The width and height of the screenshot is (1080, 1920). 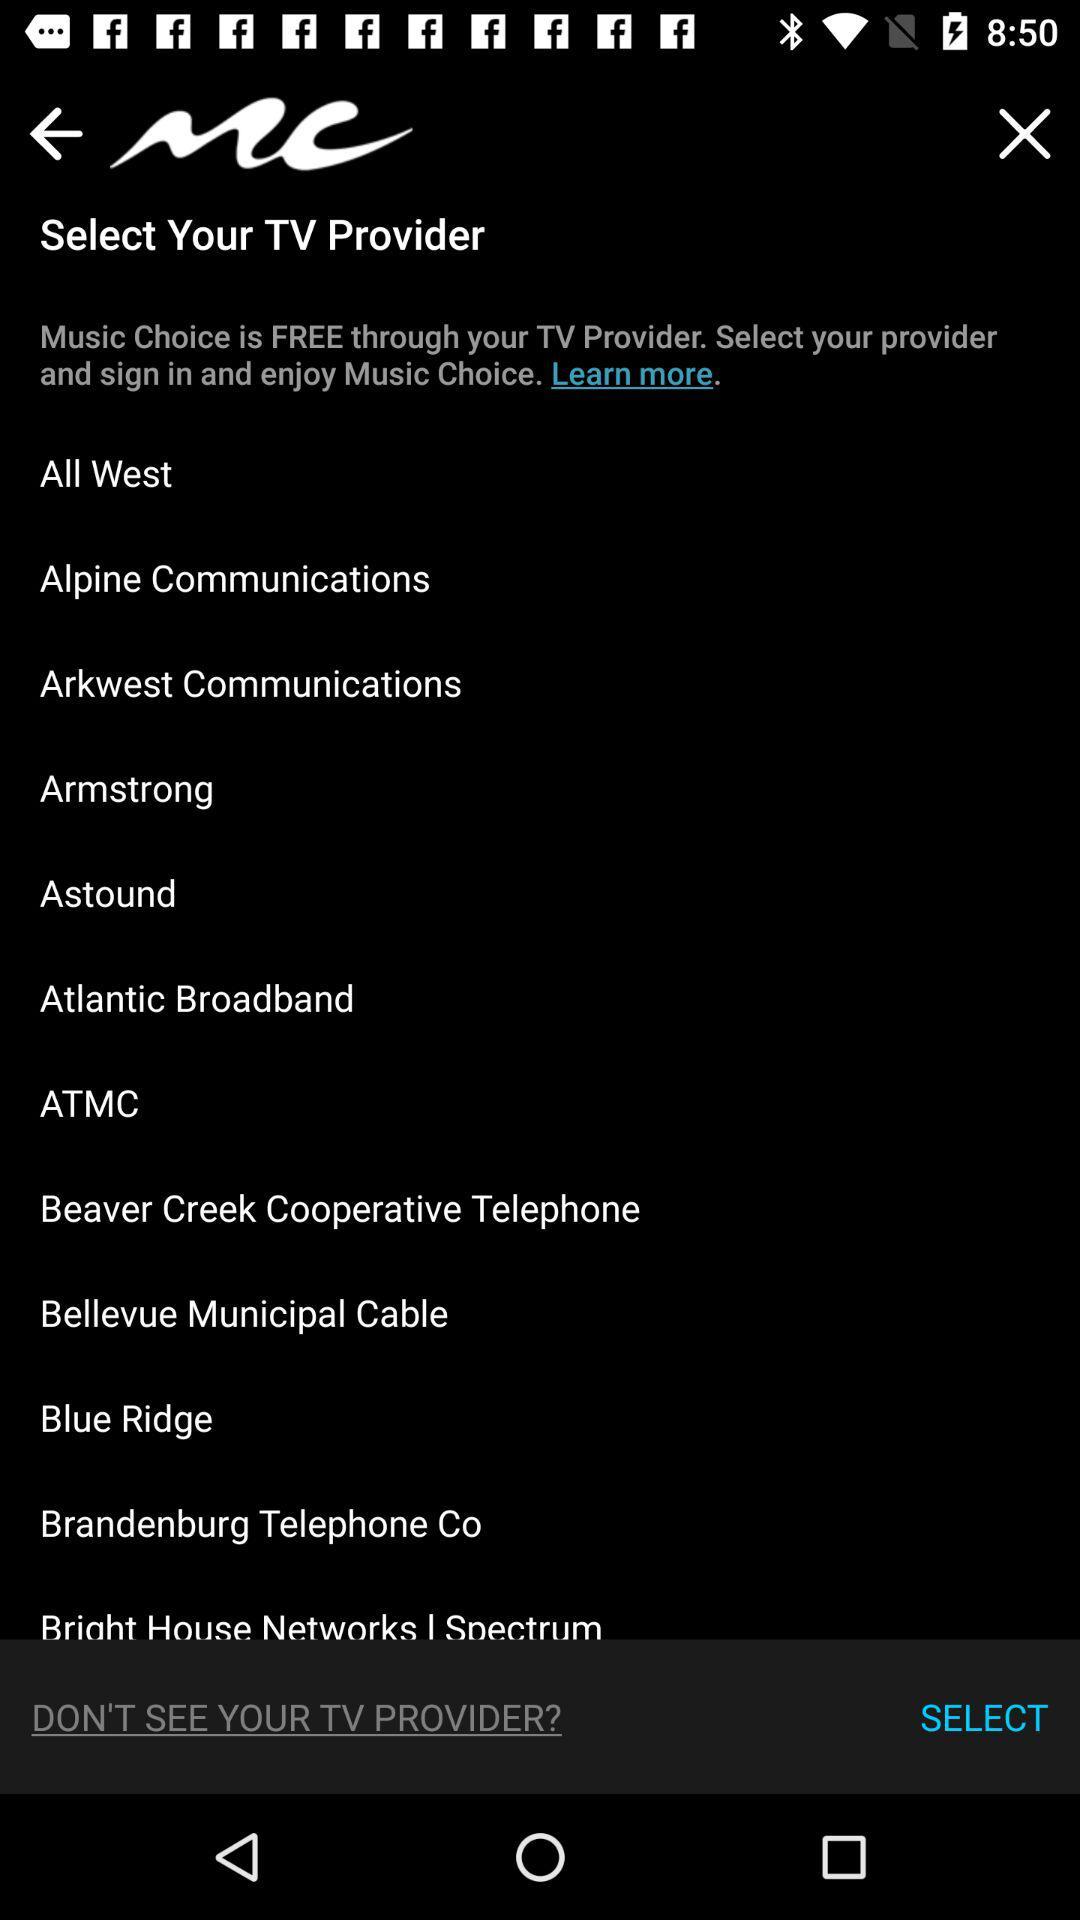 What do you see at coordinates (540, 354) in the screenshot?
I see `item below select your tv` at bounding box center [540, 354].